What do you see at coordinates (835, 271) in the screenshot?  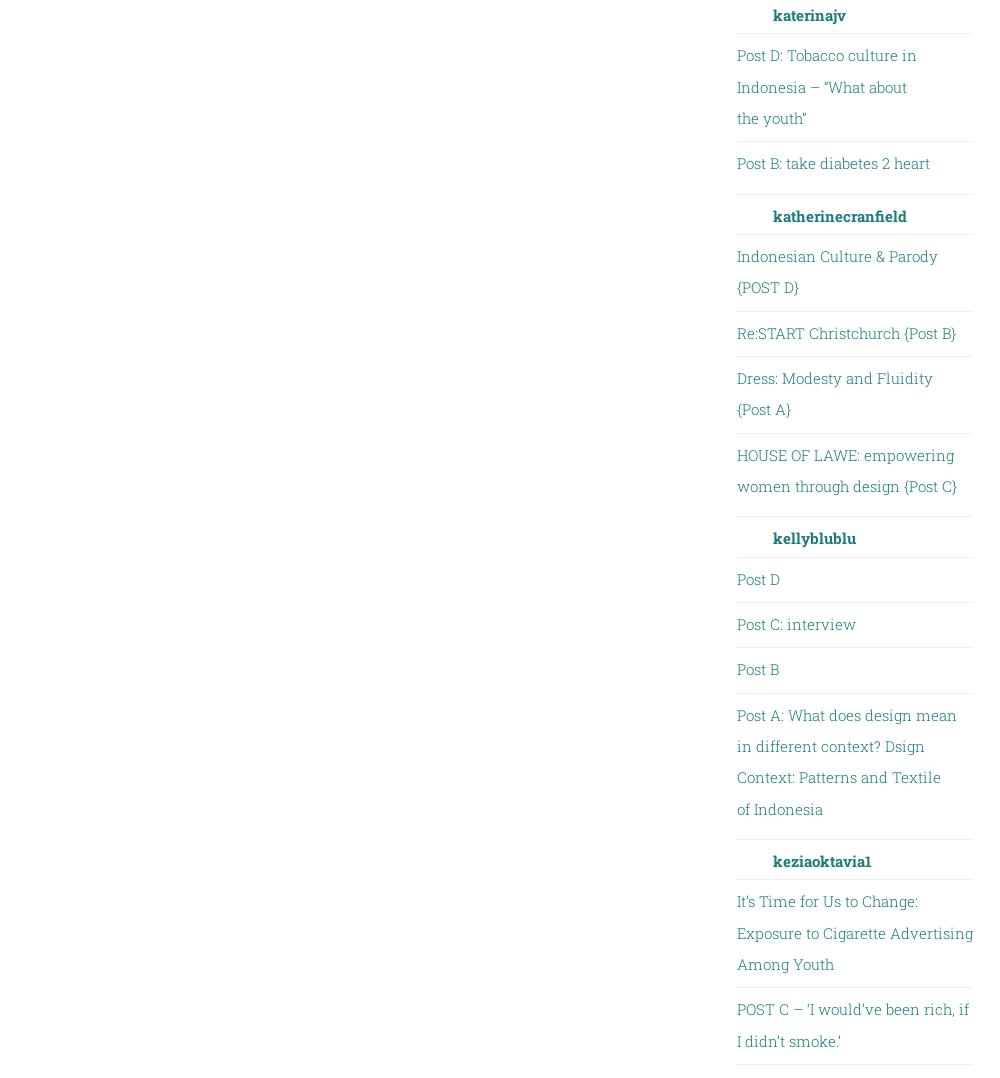 I see `'Indonesian Culture & Parody {POST D}'` at bounding box center [835, 271].